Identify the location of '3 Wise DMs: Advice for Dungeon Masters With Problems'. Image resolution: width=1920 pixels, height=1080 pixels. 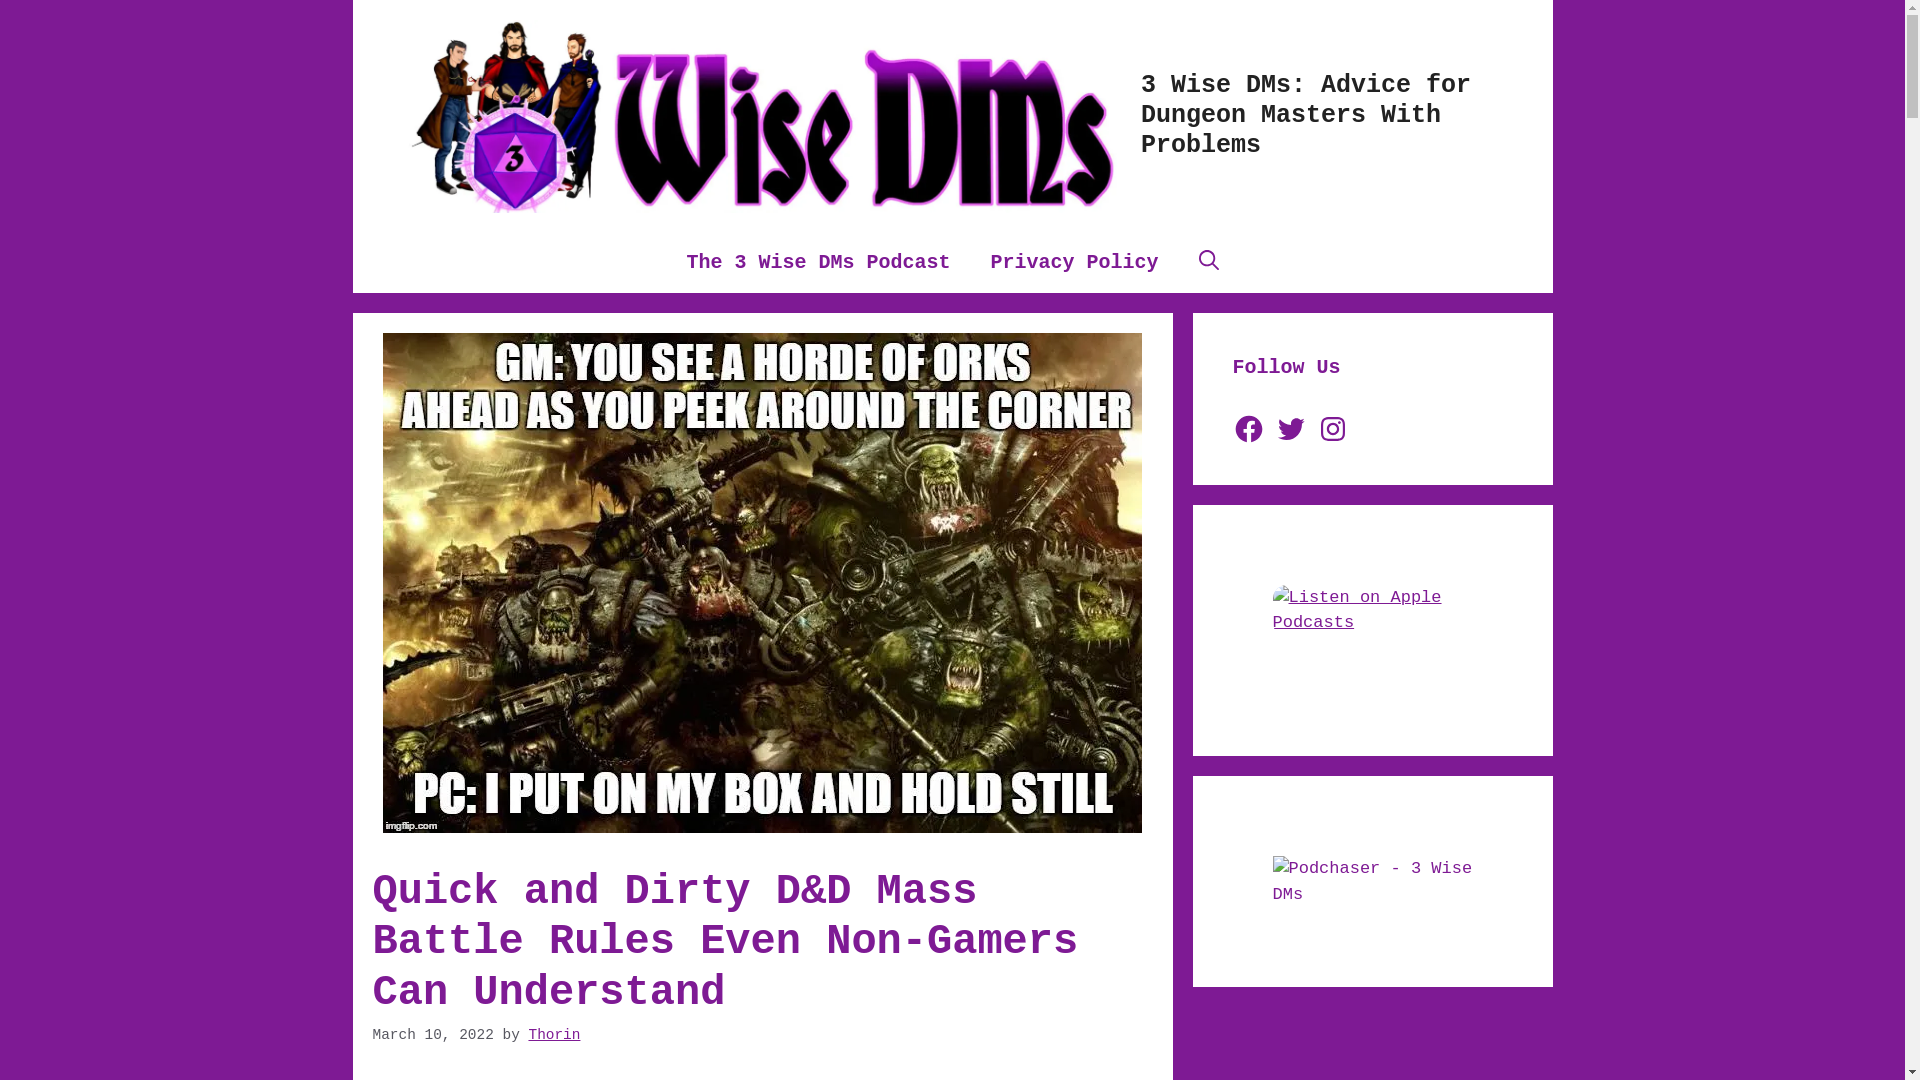
(1305, 115).